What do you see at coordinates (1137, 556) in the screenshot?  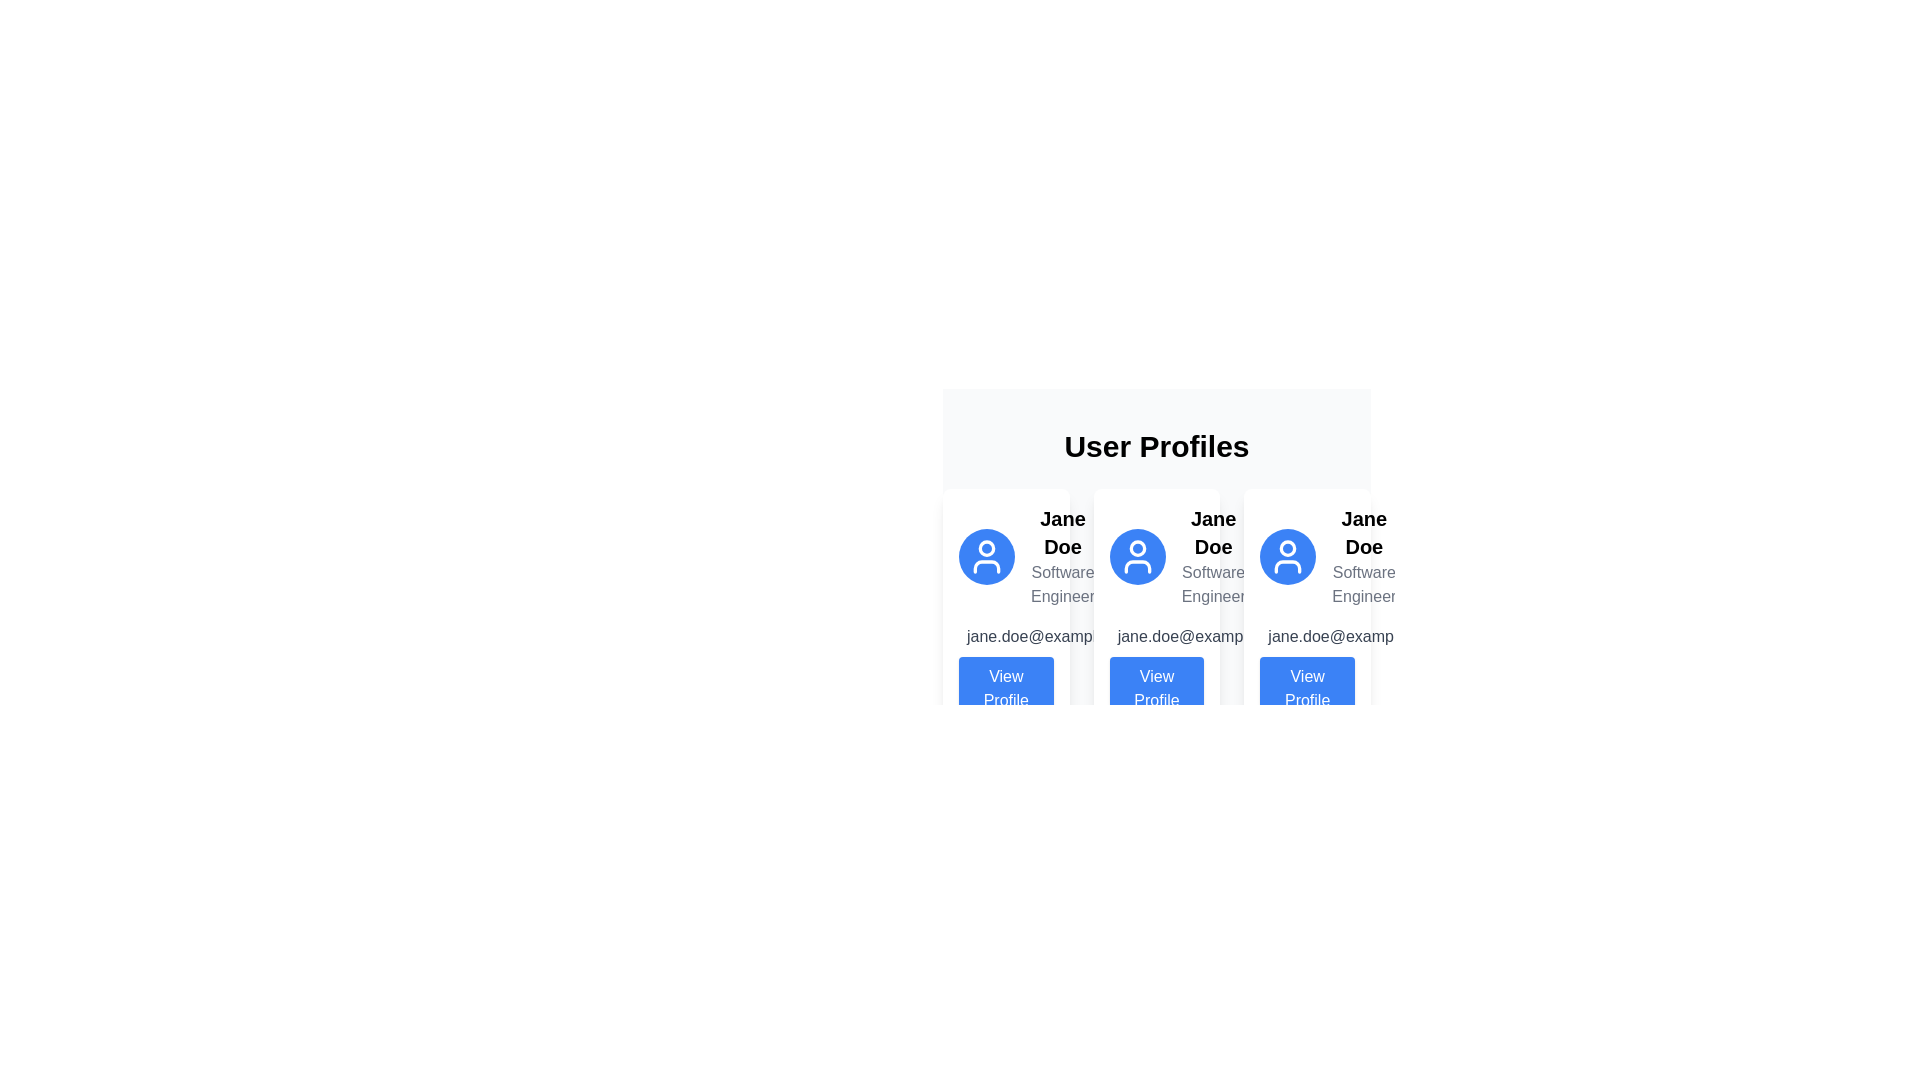 I see `the circular user profile avatar icon with a blue background and white outline, centrally positioned above the title 'Jane Doe' and subtitle 'Software Engineer' in its card layout` at bounding box center [1137, 556].